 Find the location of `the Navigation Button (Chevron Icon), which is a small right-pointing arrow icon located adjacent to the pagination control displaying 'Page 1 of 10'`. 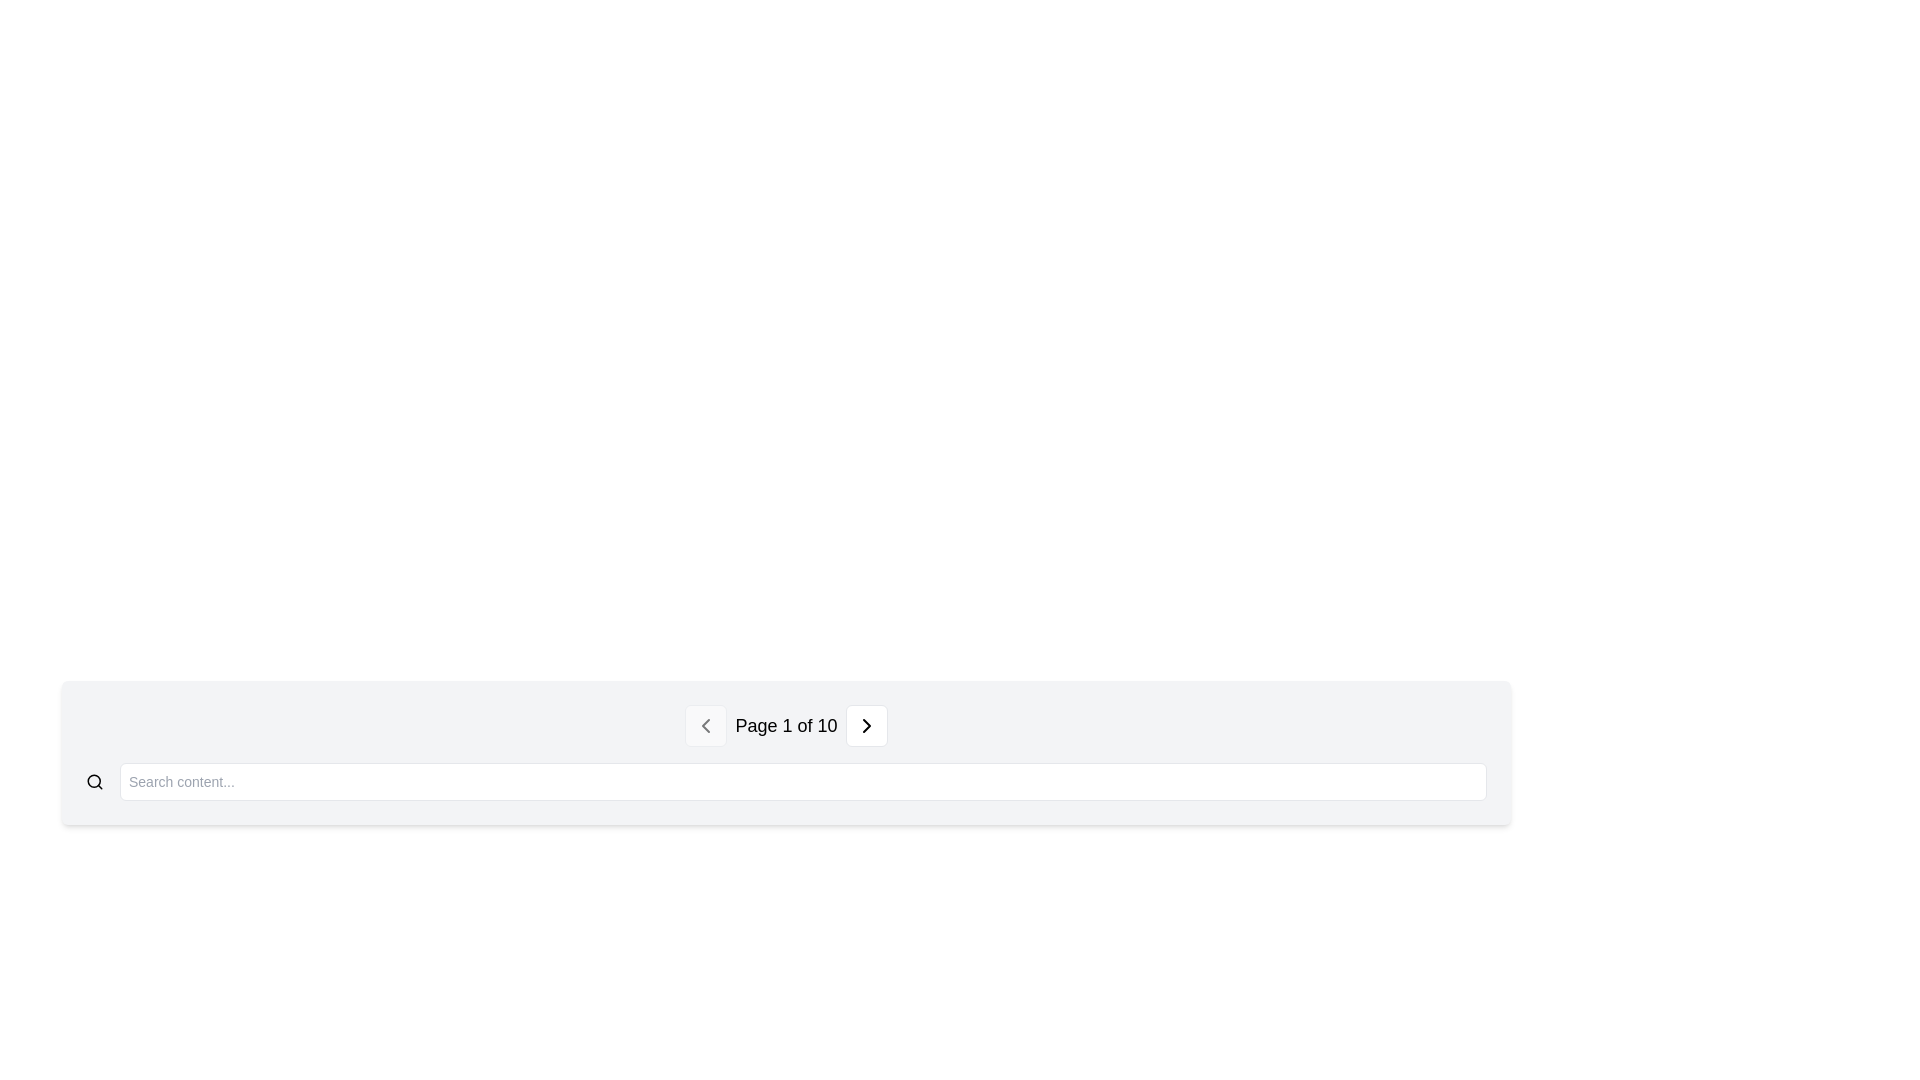

the Navigation Button (Chevron Icon), which is a small right-pointing arrow icon located adjacent to the pagination control displaying 'Page 1 of 10' is located at coordinates (866, 725).